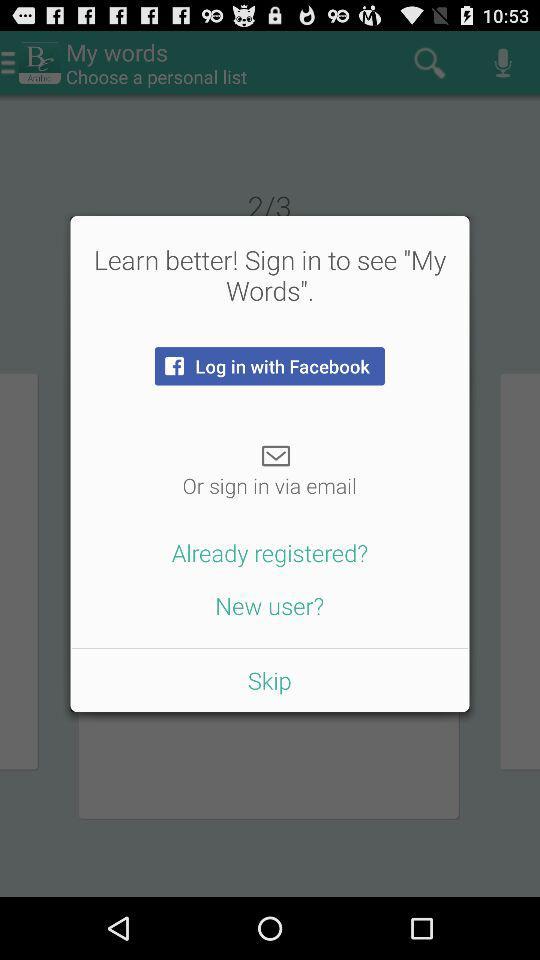 This screenshot has height=960, width=540. Describe the element at coordinates (269, 604) in the screenshot. I see `icon below already registered? item` at that location.